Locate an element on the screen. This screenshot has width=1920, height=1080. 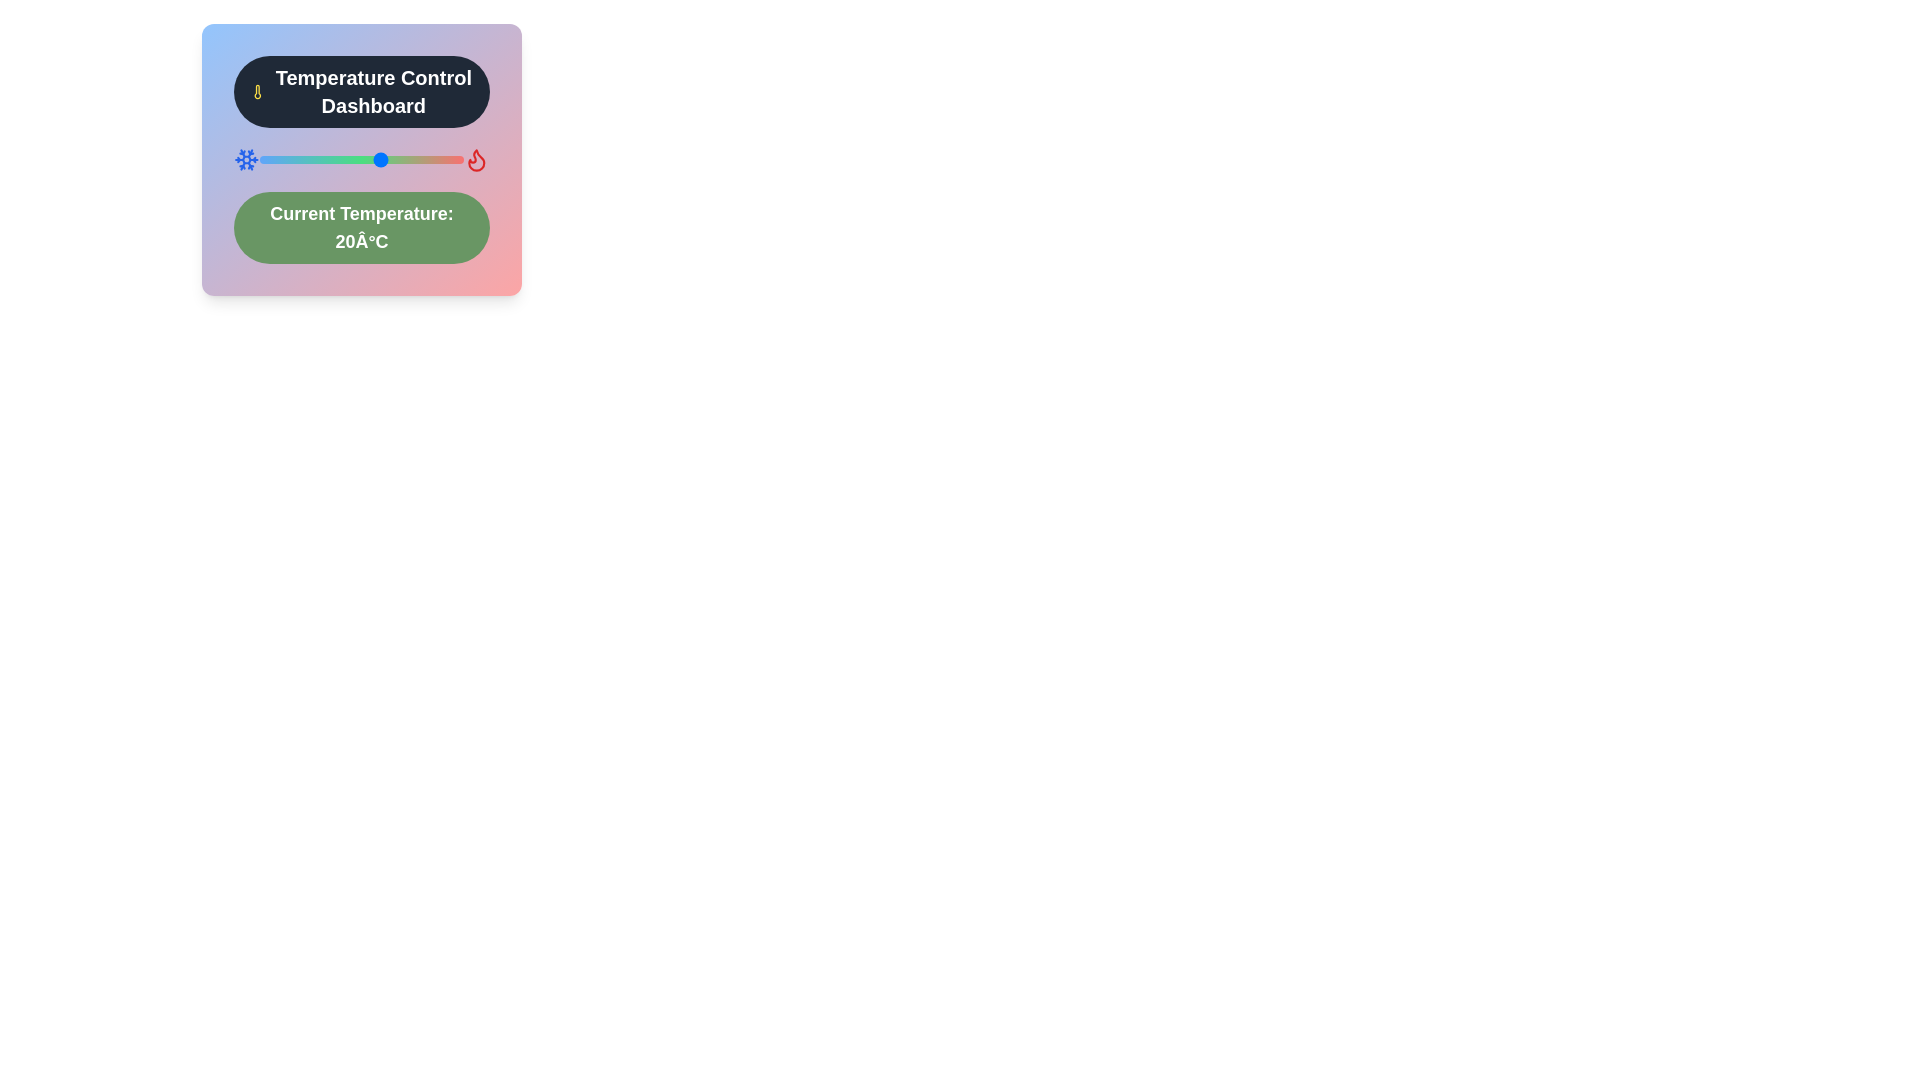
the background gradient to trigger any hidden action is located at coordinates (361, 158).